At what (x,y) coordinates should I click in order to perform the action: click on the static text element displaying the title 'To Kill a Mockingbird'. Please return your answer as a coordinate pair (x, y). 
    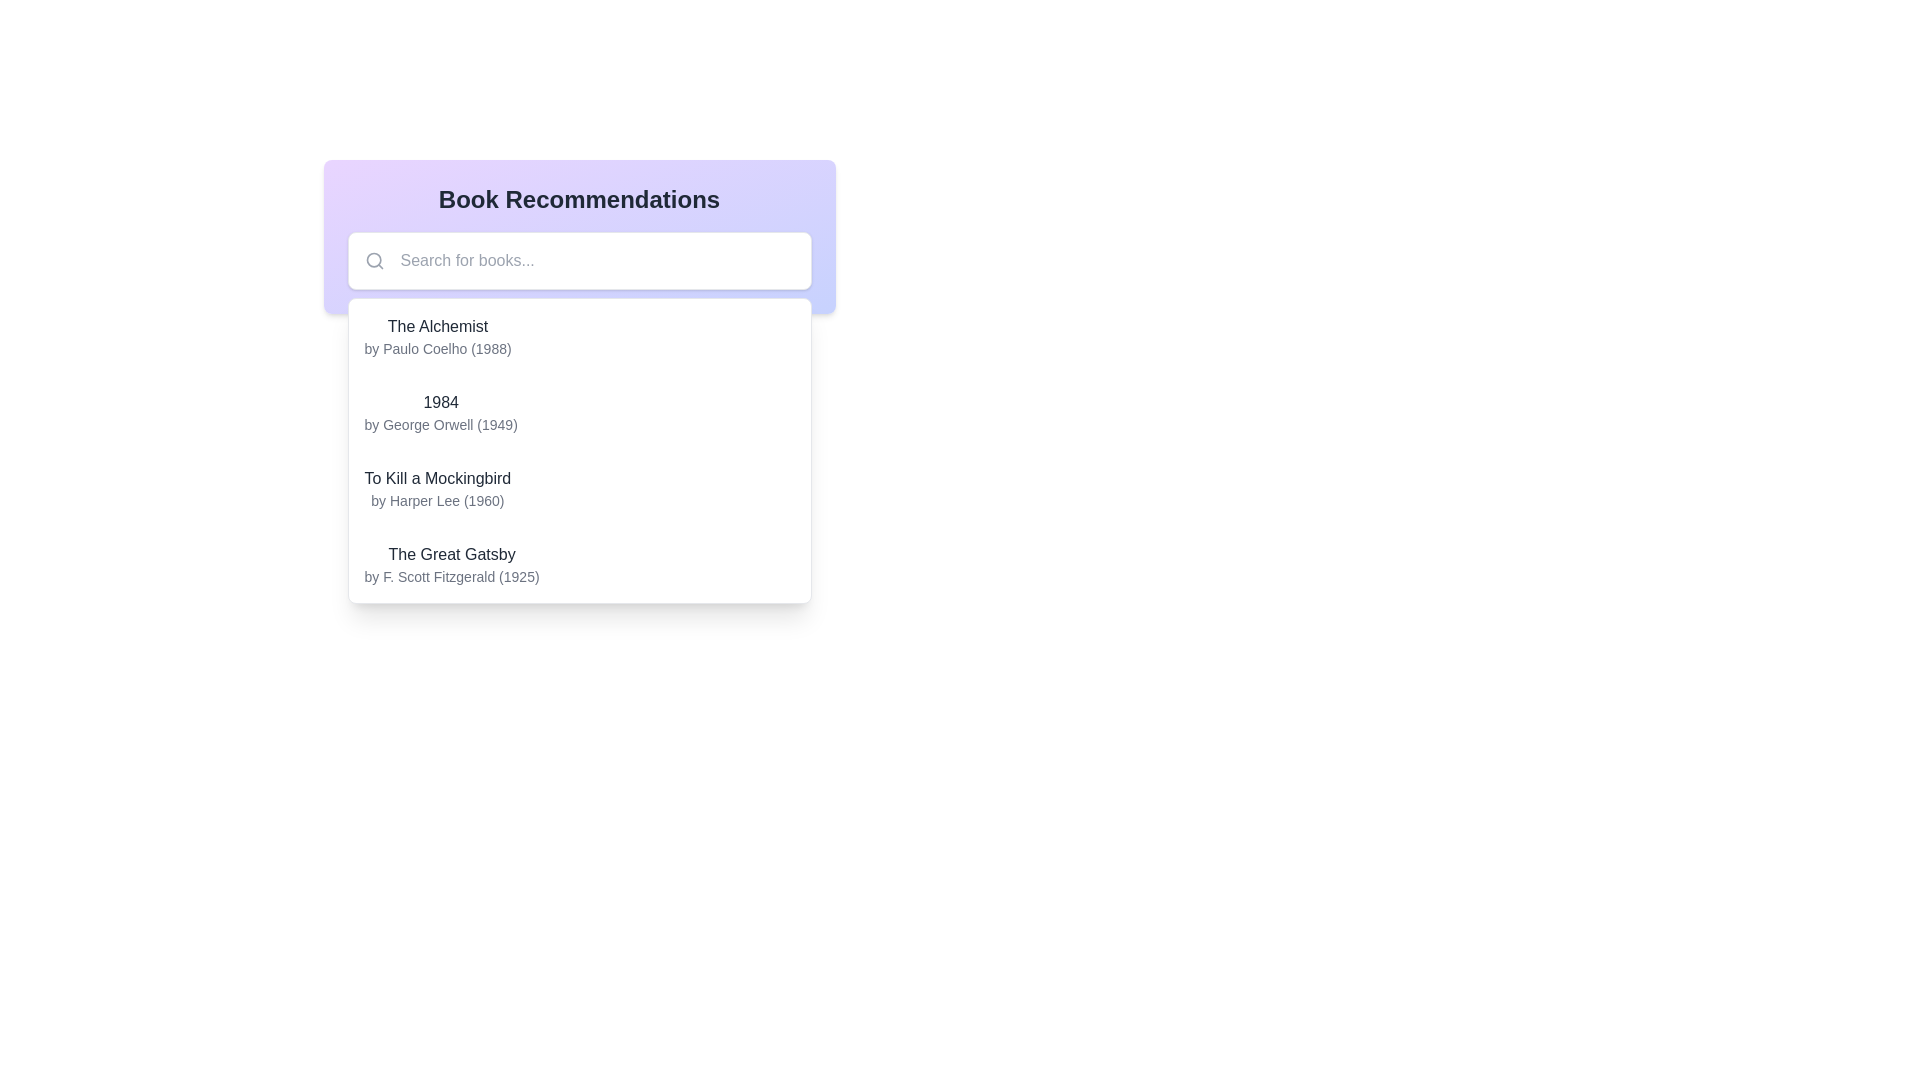
    Looking at the image, I should click on (436, 478).